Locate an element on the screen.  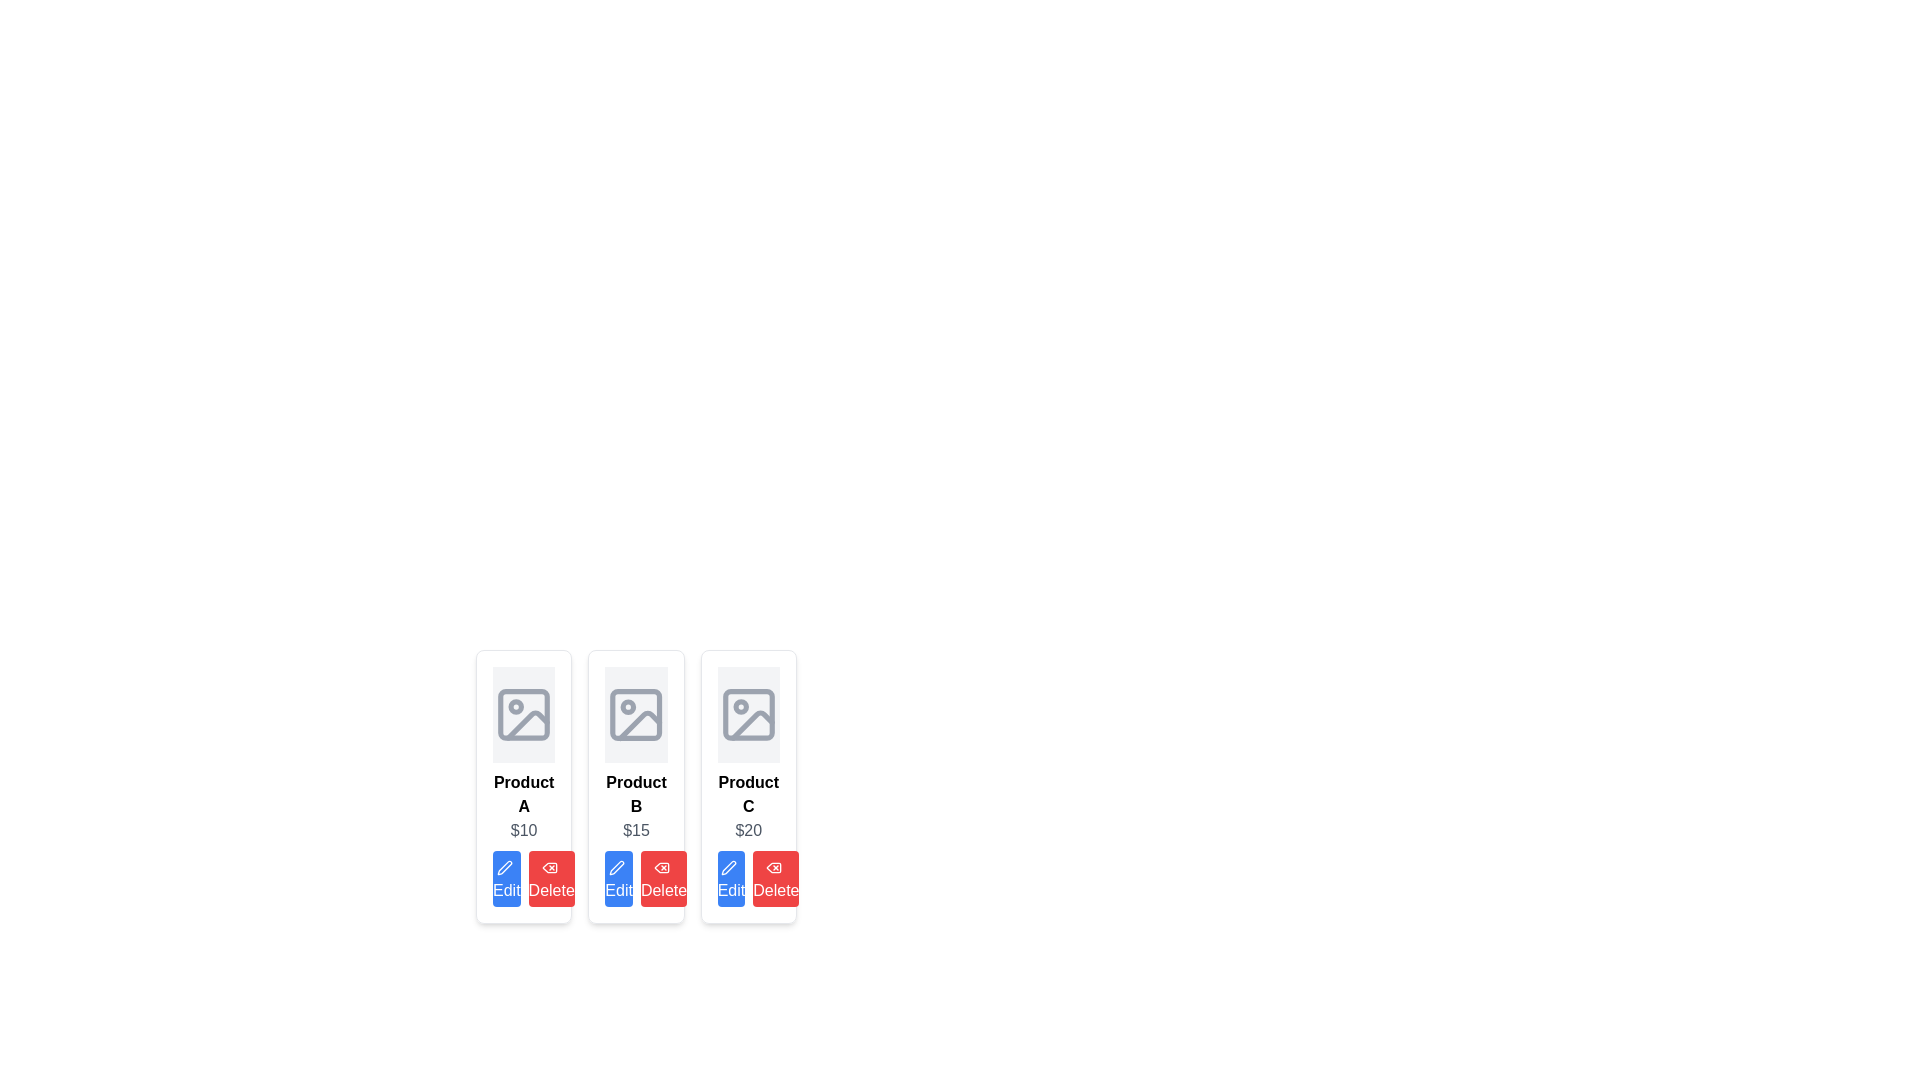
the gray picture frame icon with a circular node and diagonal line located in the first product card above the title 'Product A' and price '$10' is located at coordinates (524, 713).